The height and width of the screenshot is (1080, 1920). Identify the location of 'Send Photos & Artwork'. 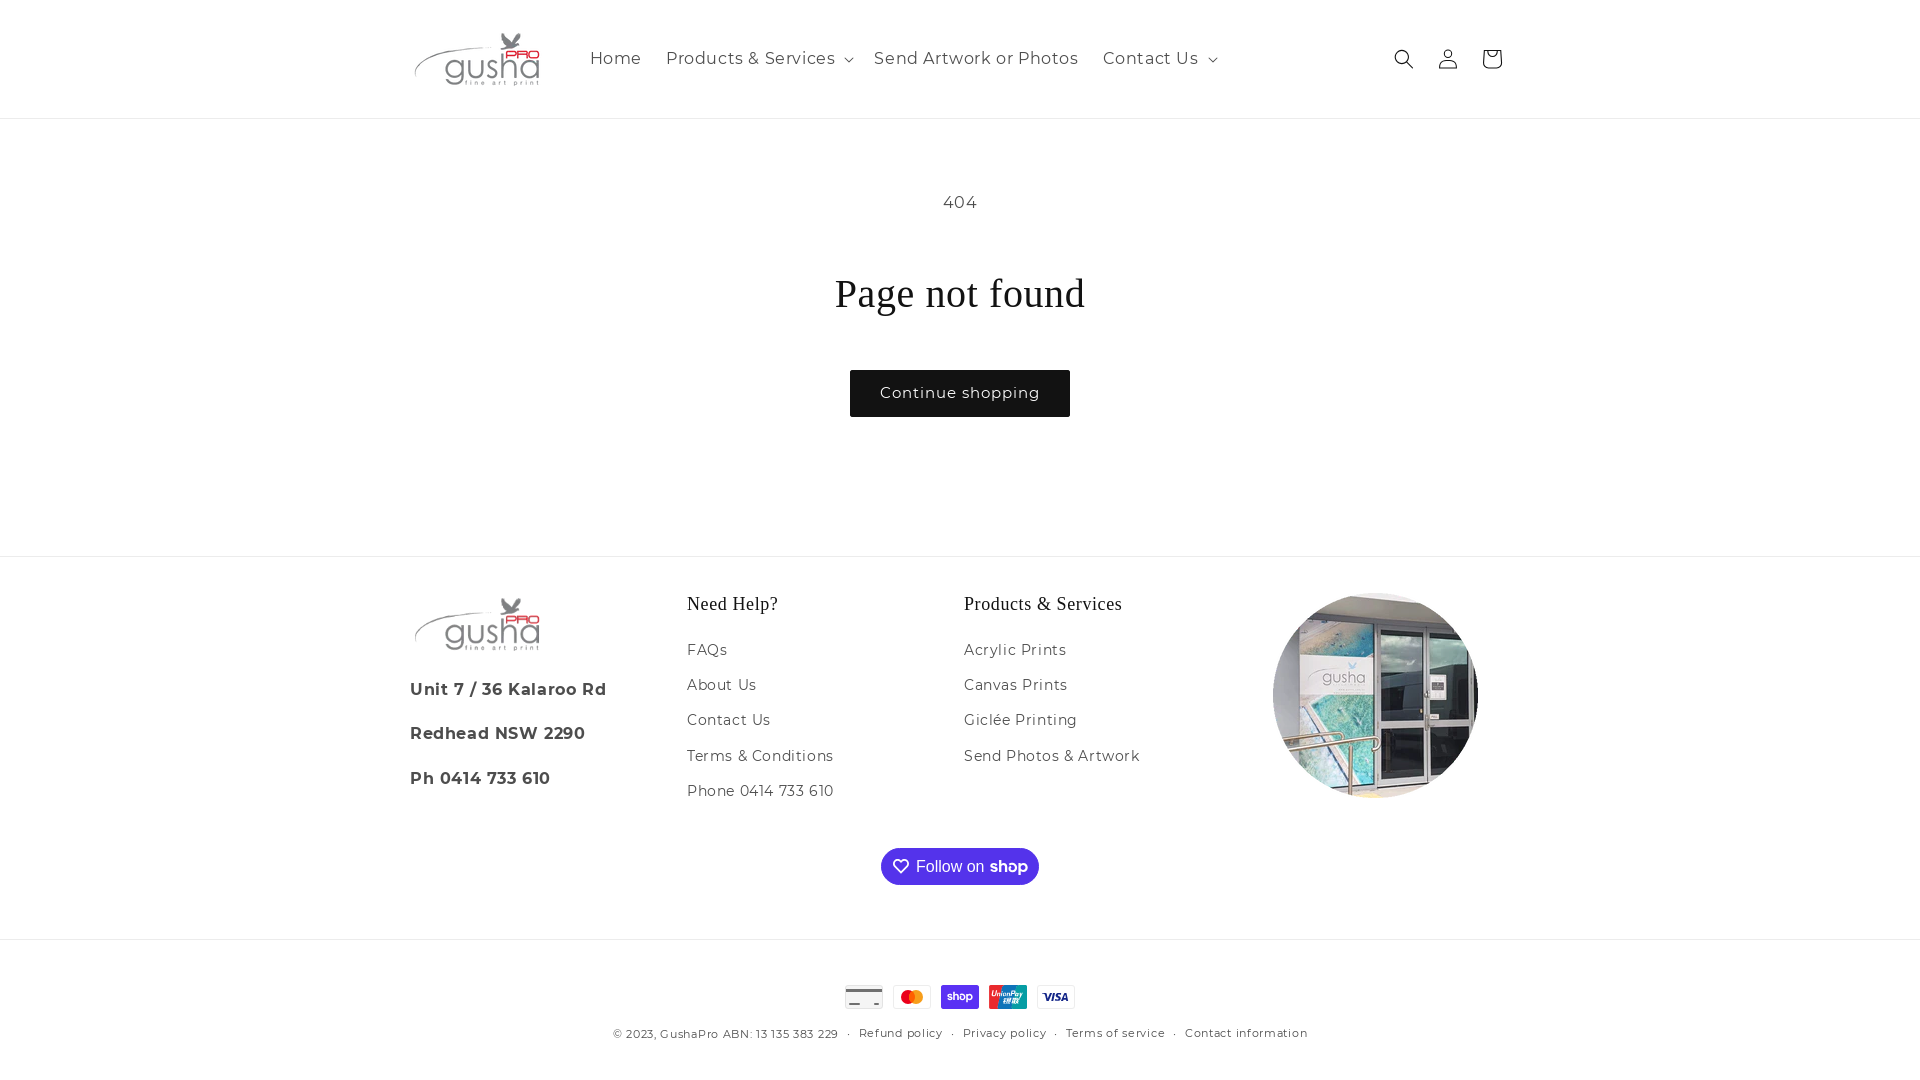
(1050, 756).